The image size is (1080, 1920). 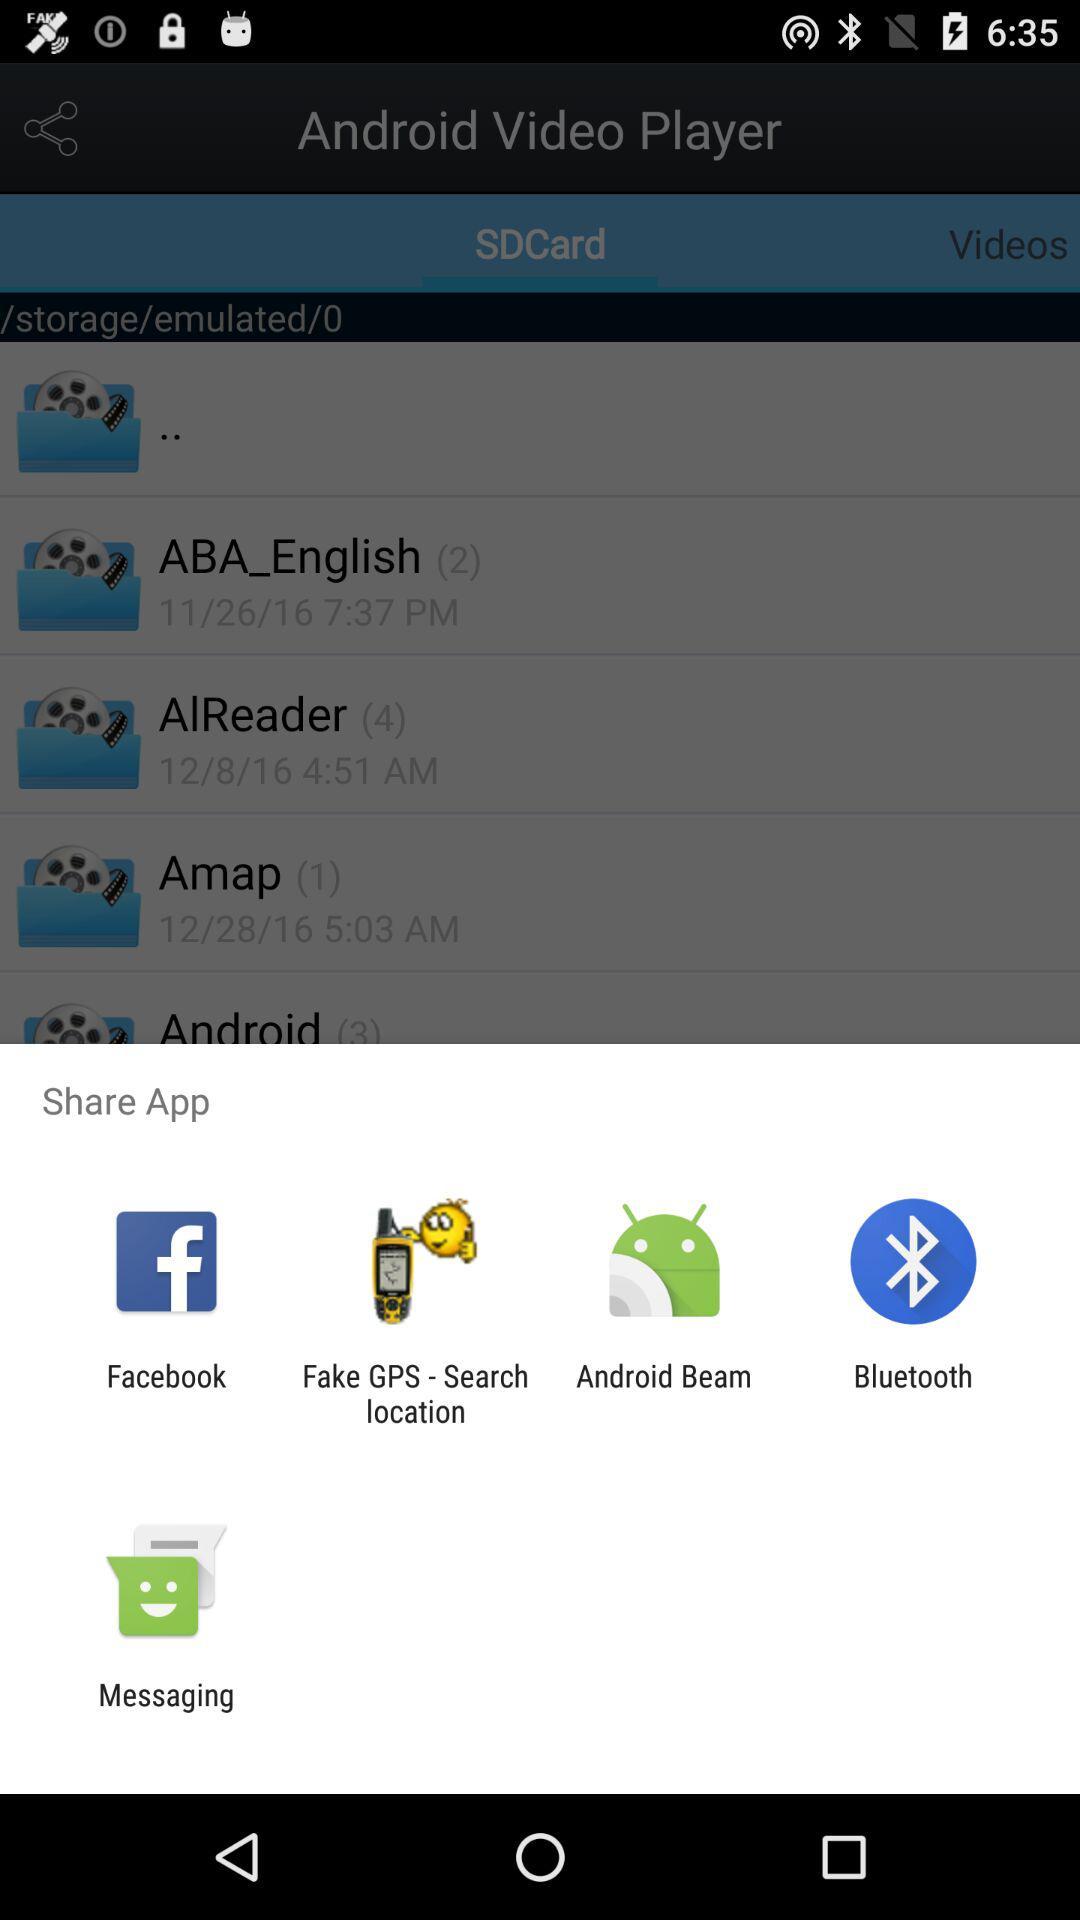 I want to click on the bluetooth at the bottom right corner, so click(x=913, y=1392).